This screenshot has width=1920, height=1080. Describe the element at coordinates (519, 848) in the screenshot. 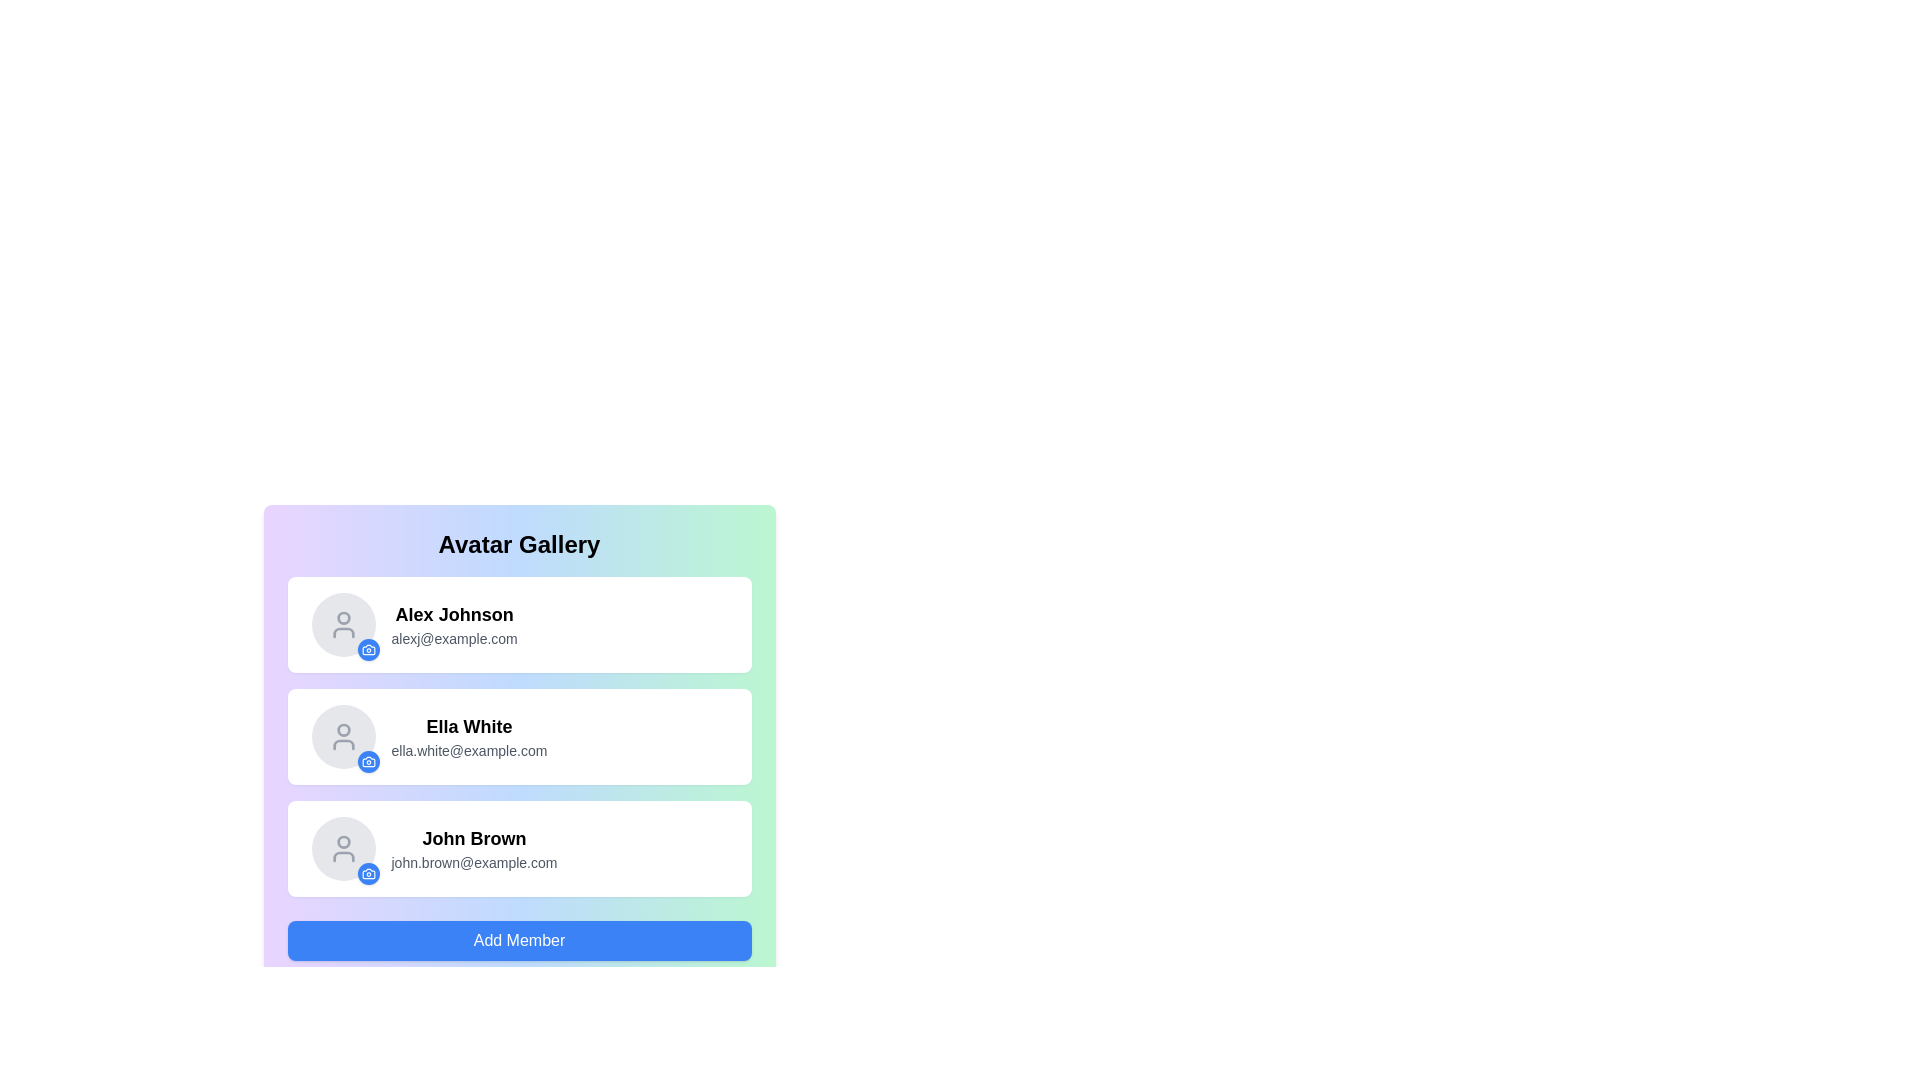

I see `the third user profile card for 'John Brown' in the Avatar Gallery section` at that location.